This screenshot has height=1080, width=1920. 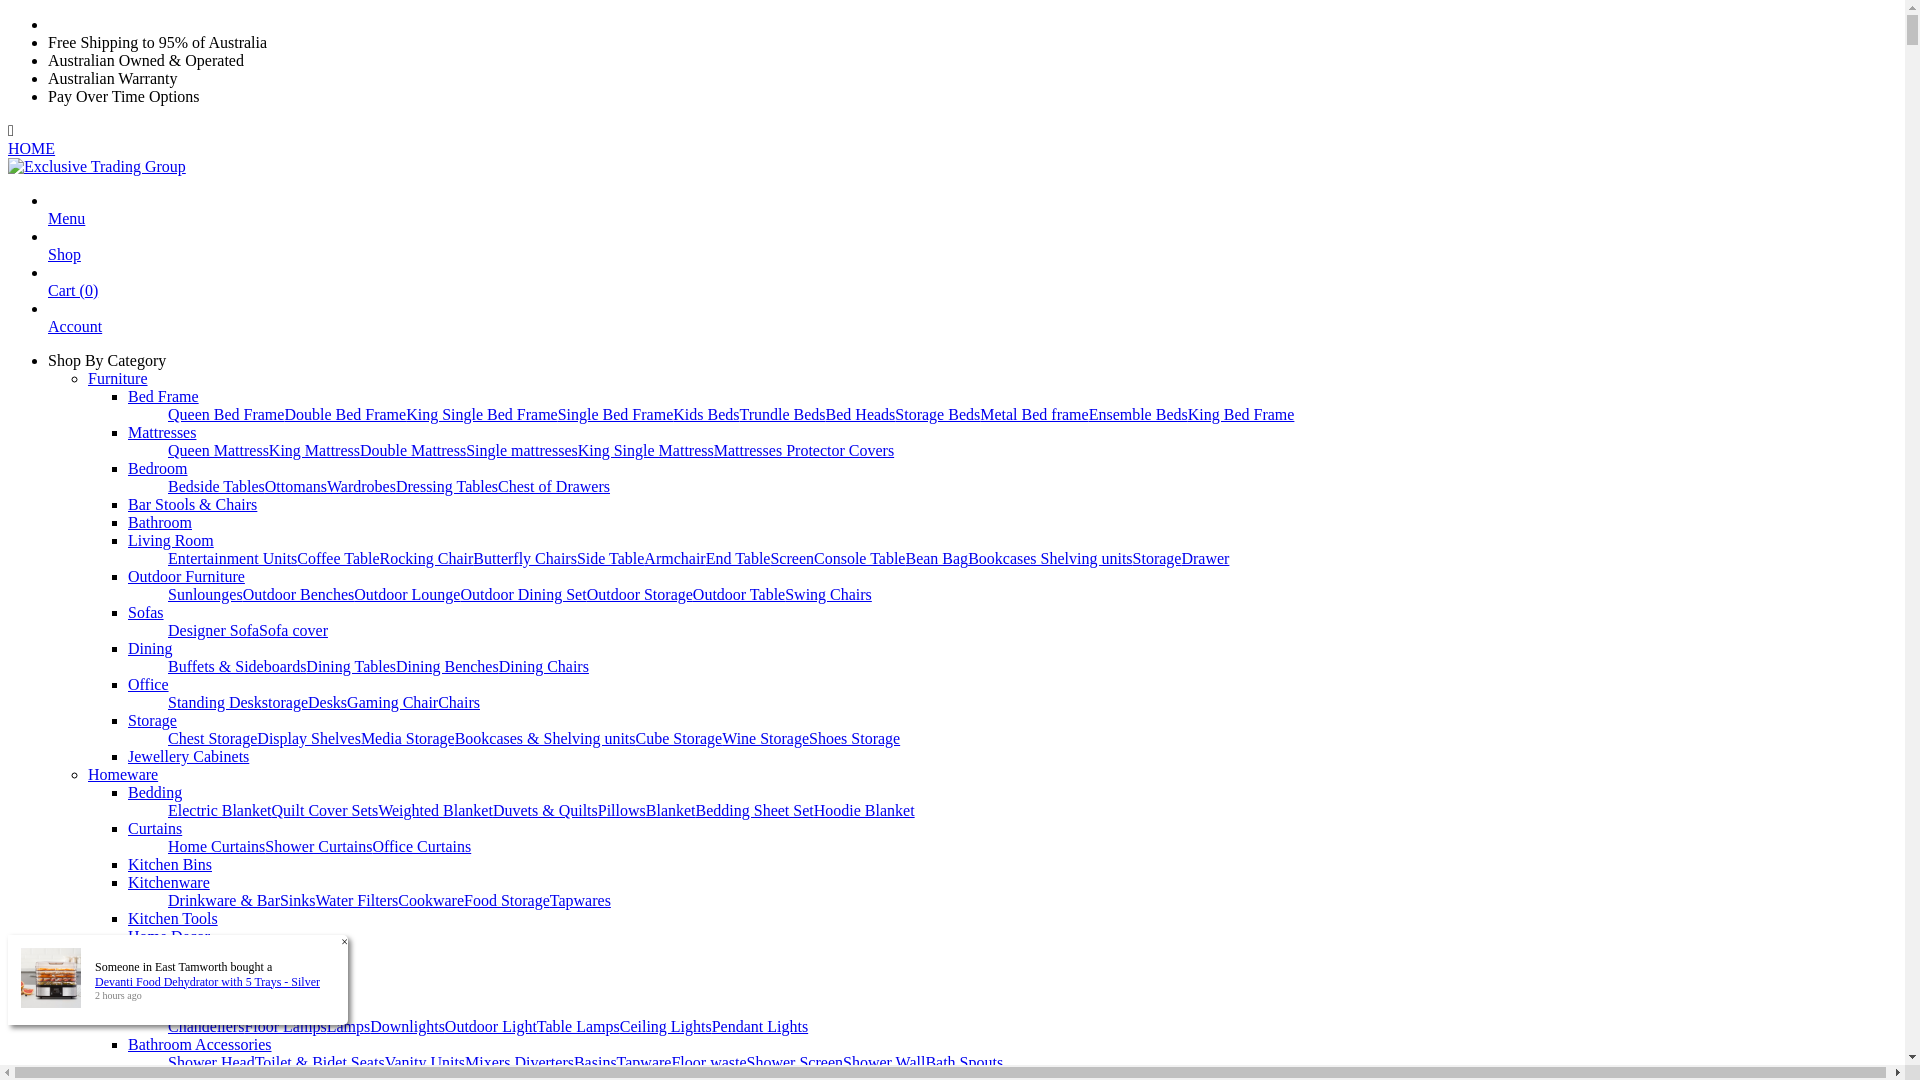 I want to click on 'Home Decor', so click(x=168, y=936).